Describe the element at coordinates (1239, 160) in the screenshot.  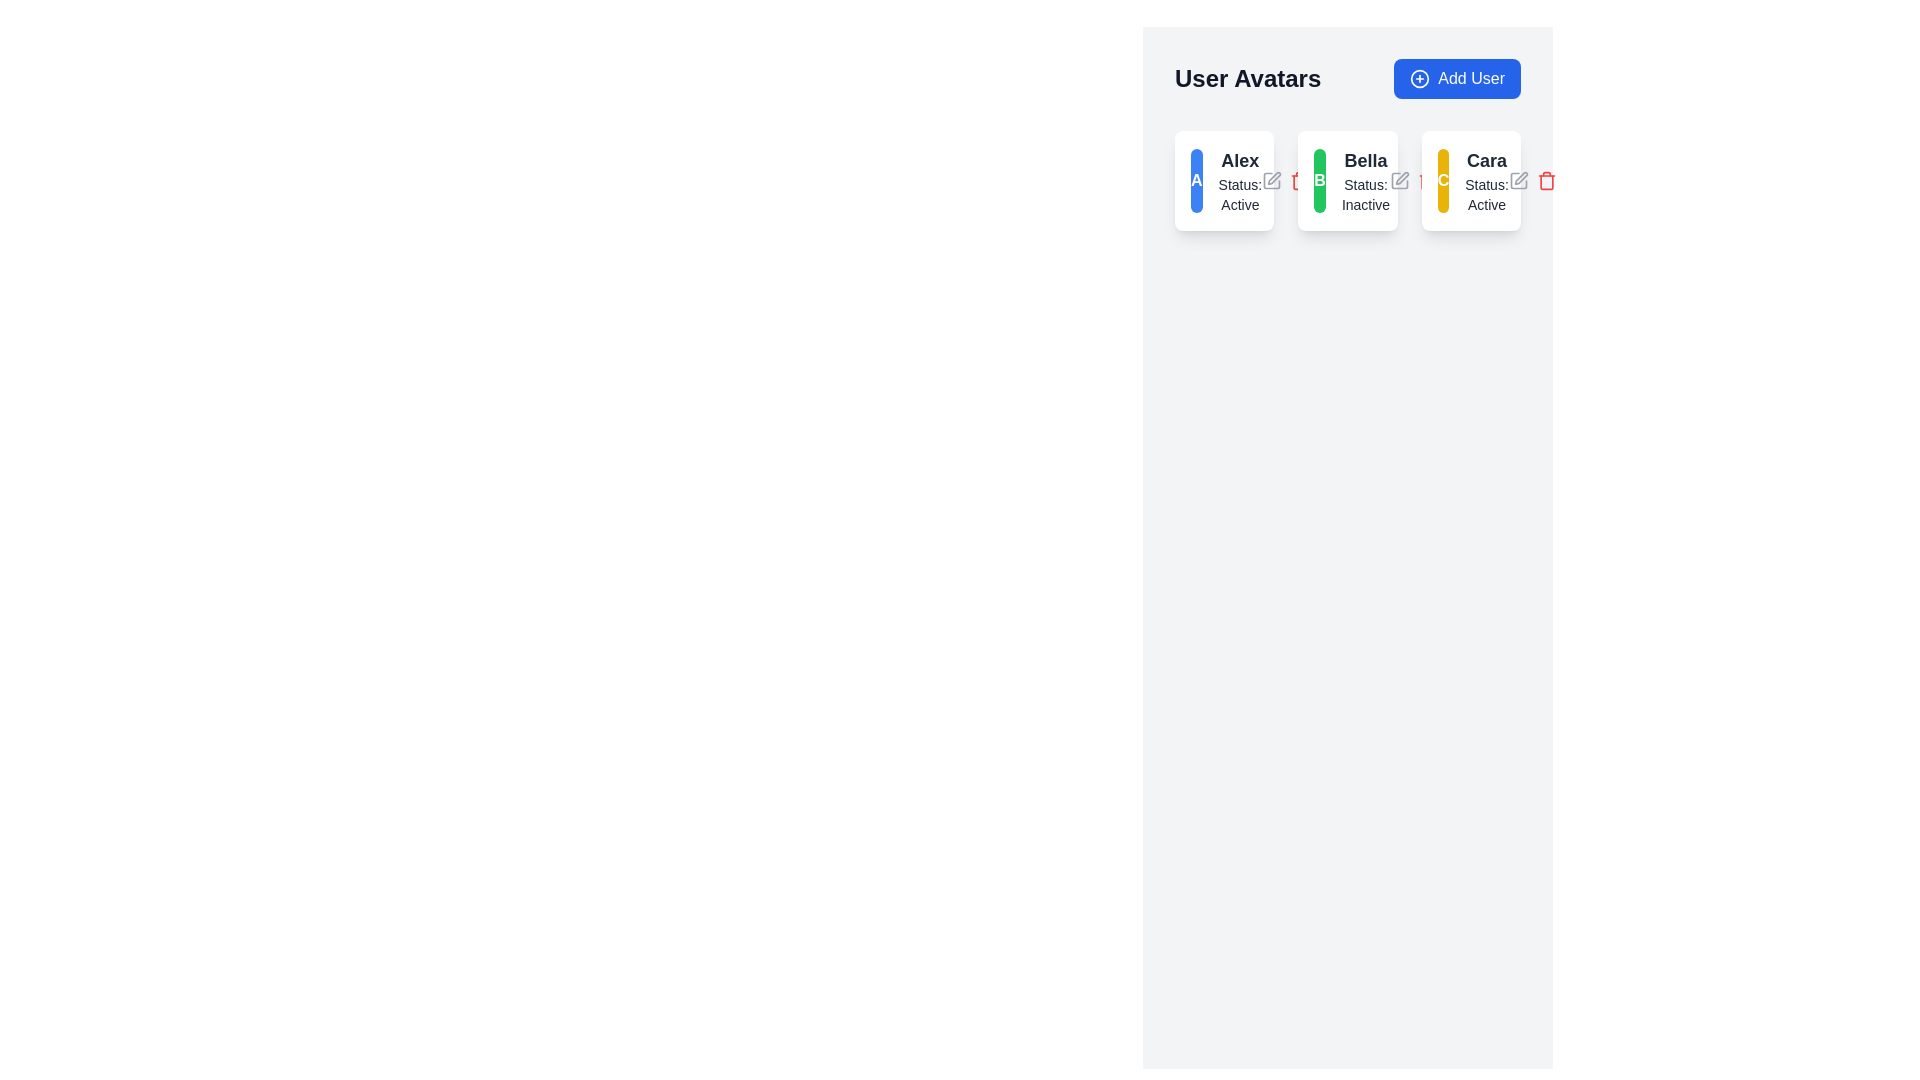
I see `the text element displaying 'Alex' in bold at the top of the first user card, above 'Status: Active'` at that location.